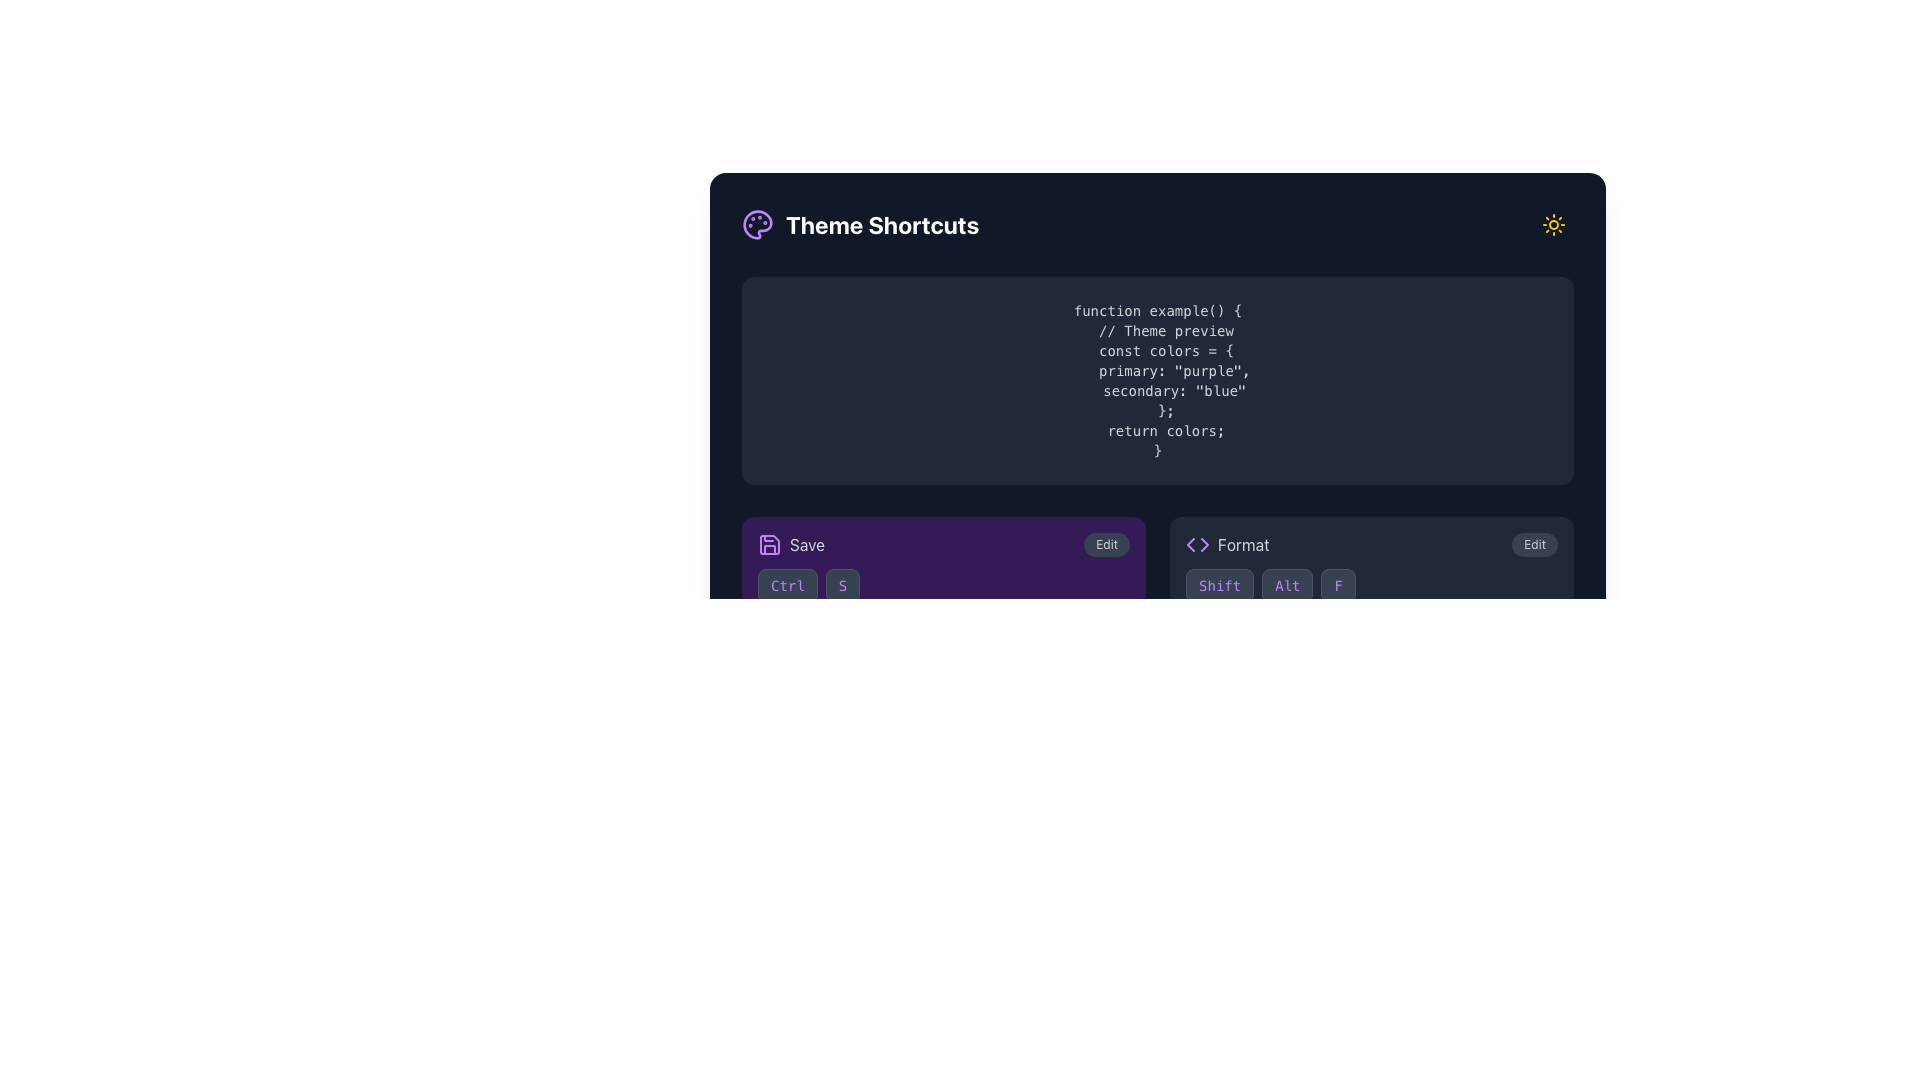 Image resolution: width=1920 pixels, height=1080 pixels. What do you see at coordinates (790, 544) in the screenshot?
I see `the 'Save' button which has a purple save icon and gray text` at bounding box center [790, 544].